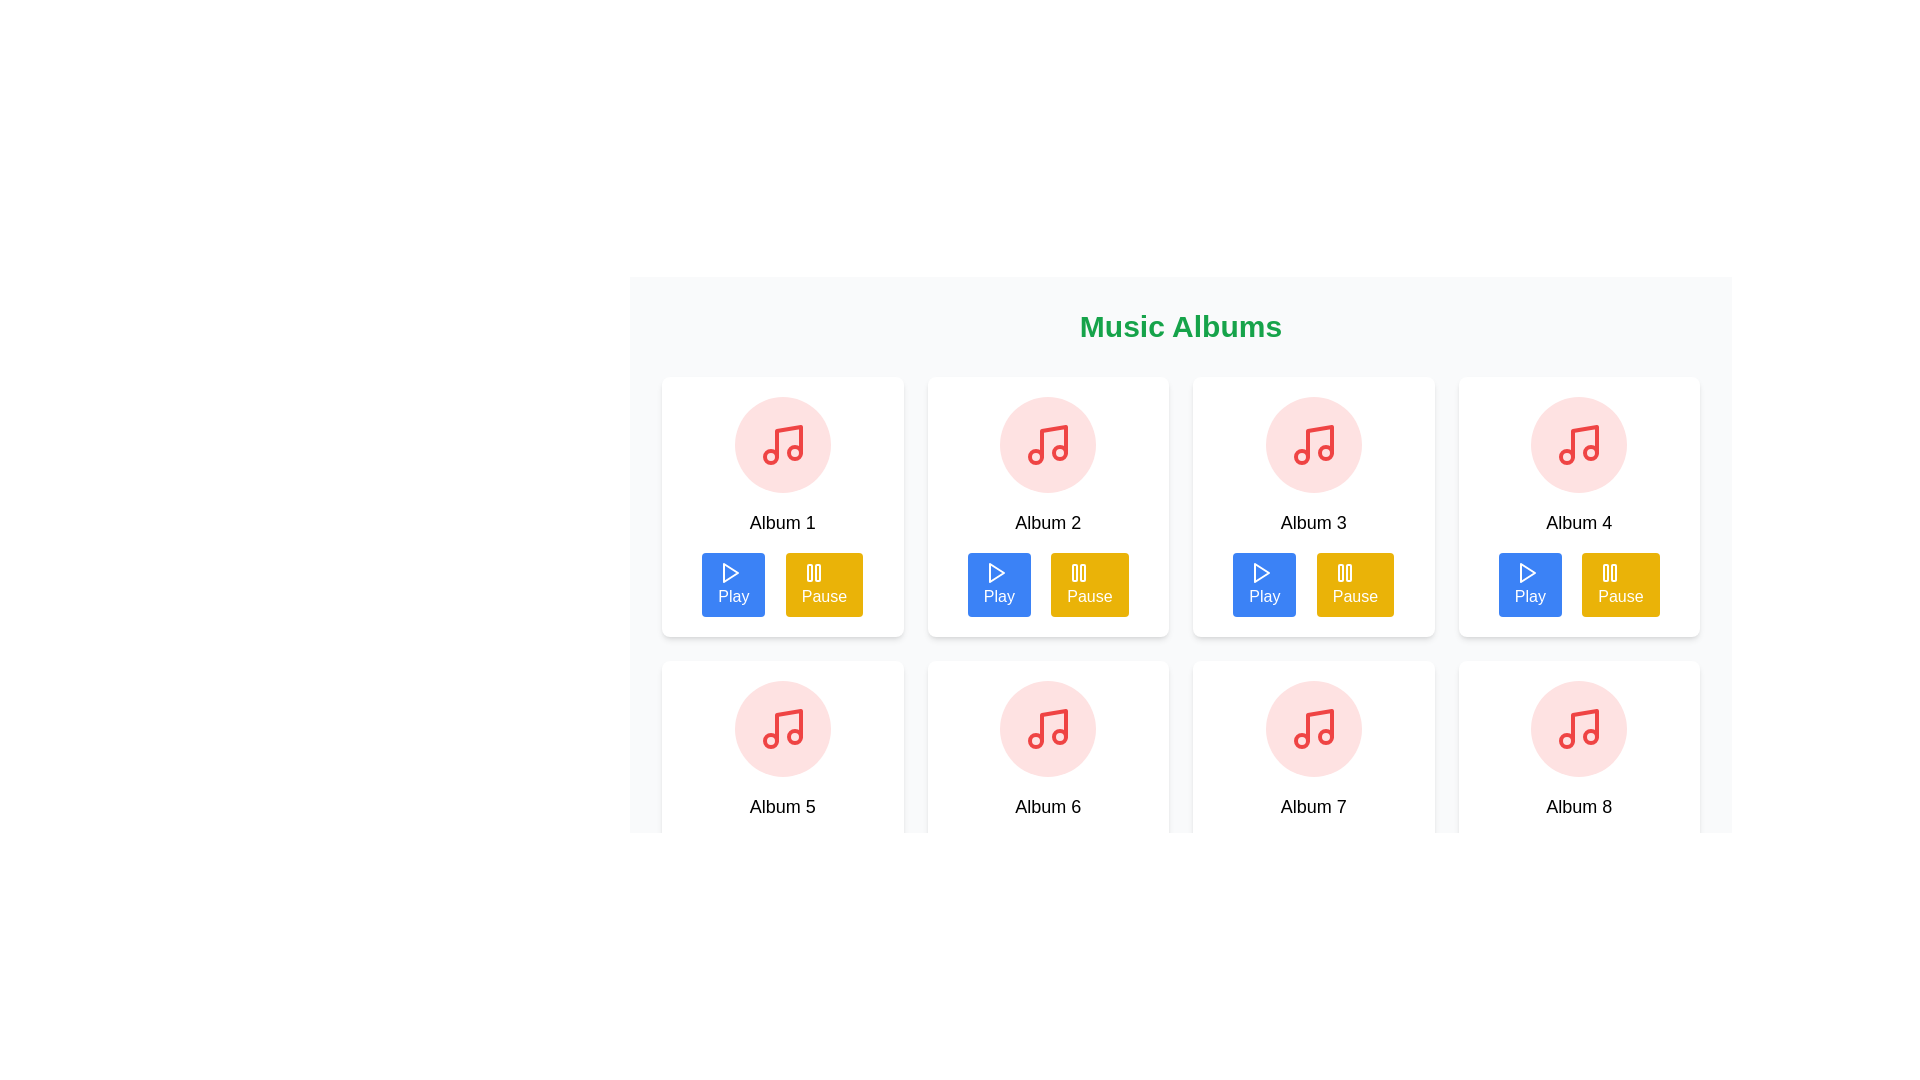  I want to click on the graphical vector line that represents the music note for 'Album 7', located in the middle-right section of the layout, so click(1319, 725).